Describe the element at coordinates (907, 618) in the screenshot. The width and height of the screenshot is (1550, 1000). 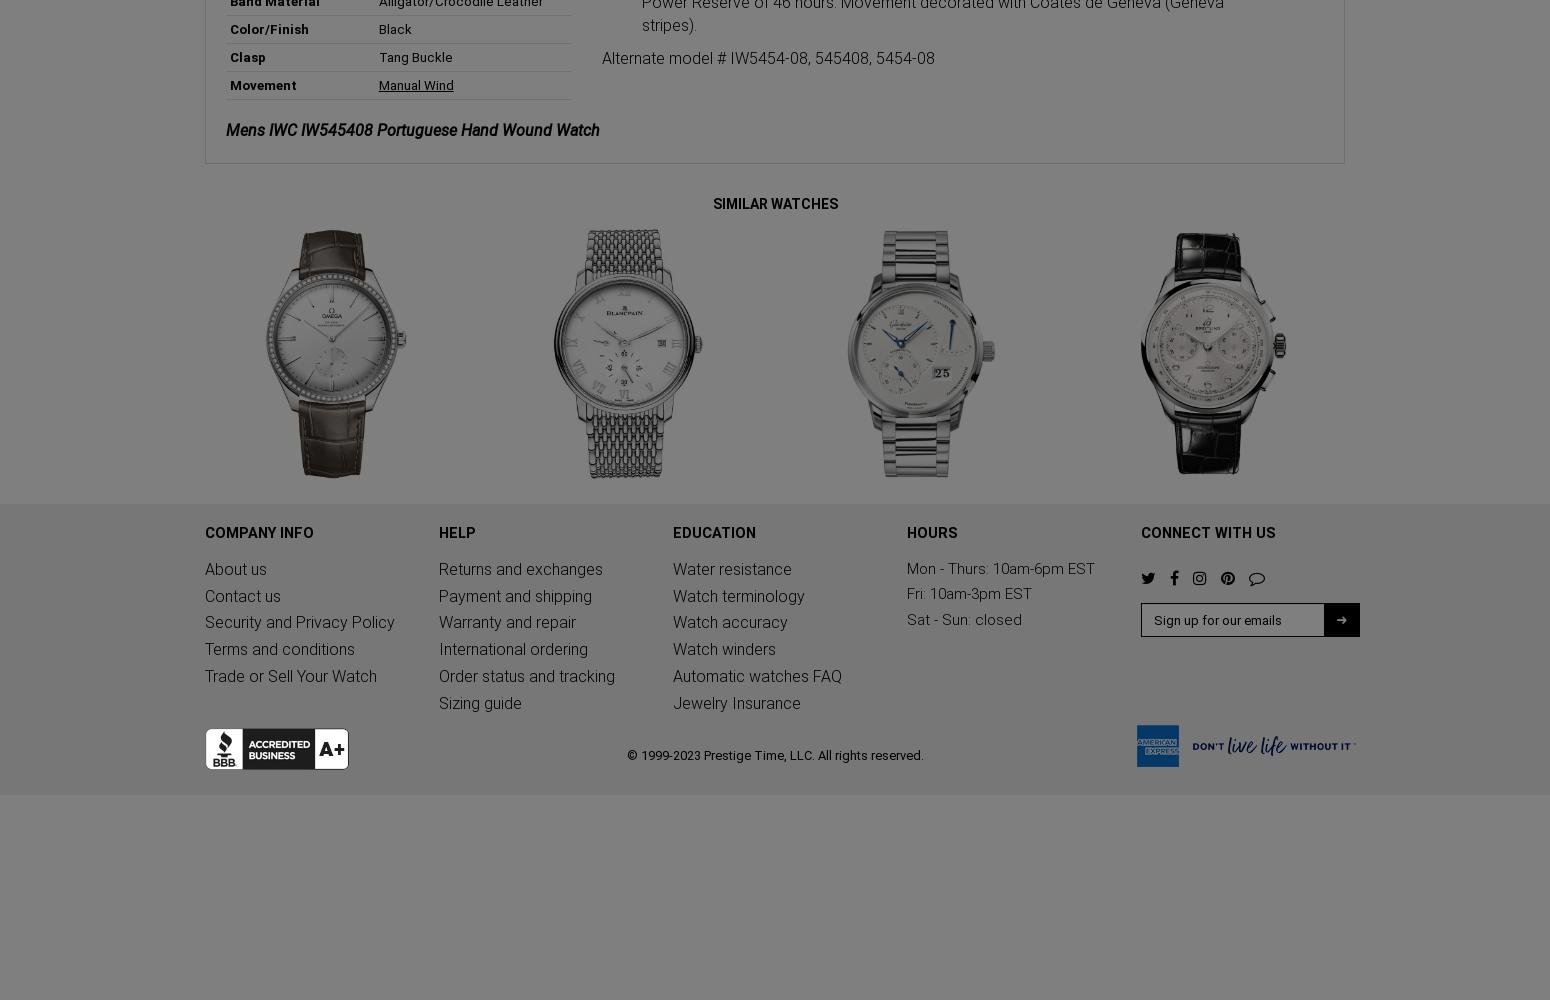
I see `'Sat - Sun: closed'` at that location.